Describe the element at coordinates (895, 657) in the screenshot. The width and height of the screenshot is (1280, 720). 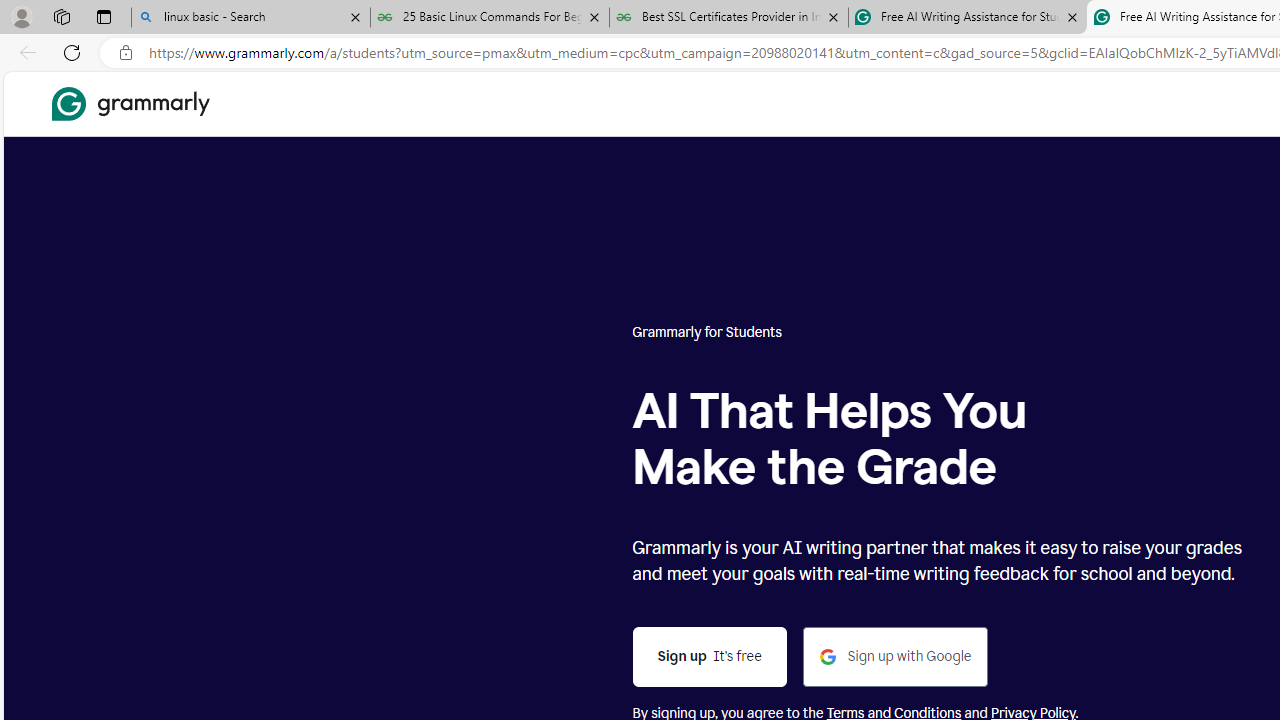
I see `'Sign up with Google'` at that location.